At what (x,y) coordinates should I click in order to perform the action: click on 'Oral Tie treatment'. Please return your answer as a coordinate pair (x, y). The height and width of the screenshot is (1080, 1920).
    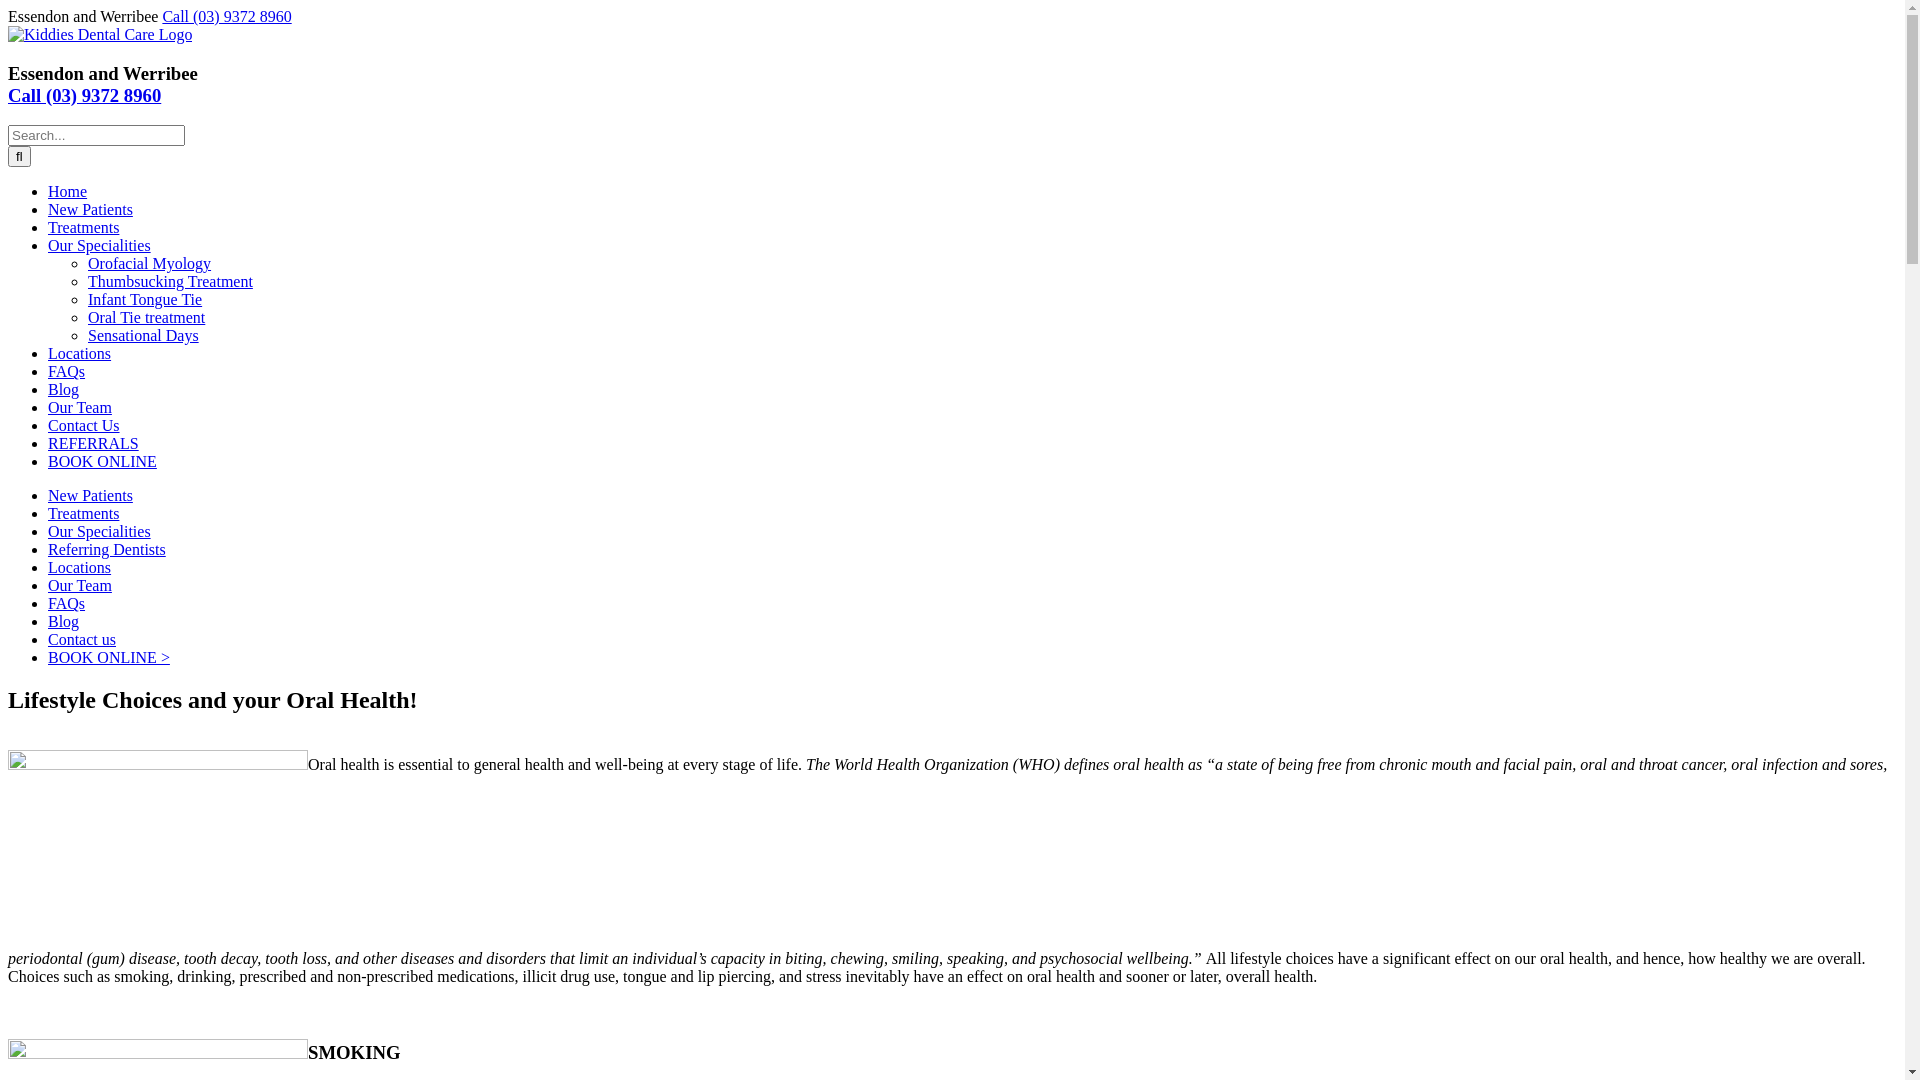
    Looking at the image, I should click on (145, 316).